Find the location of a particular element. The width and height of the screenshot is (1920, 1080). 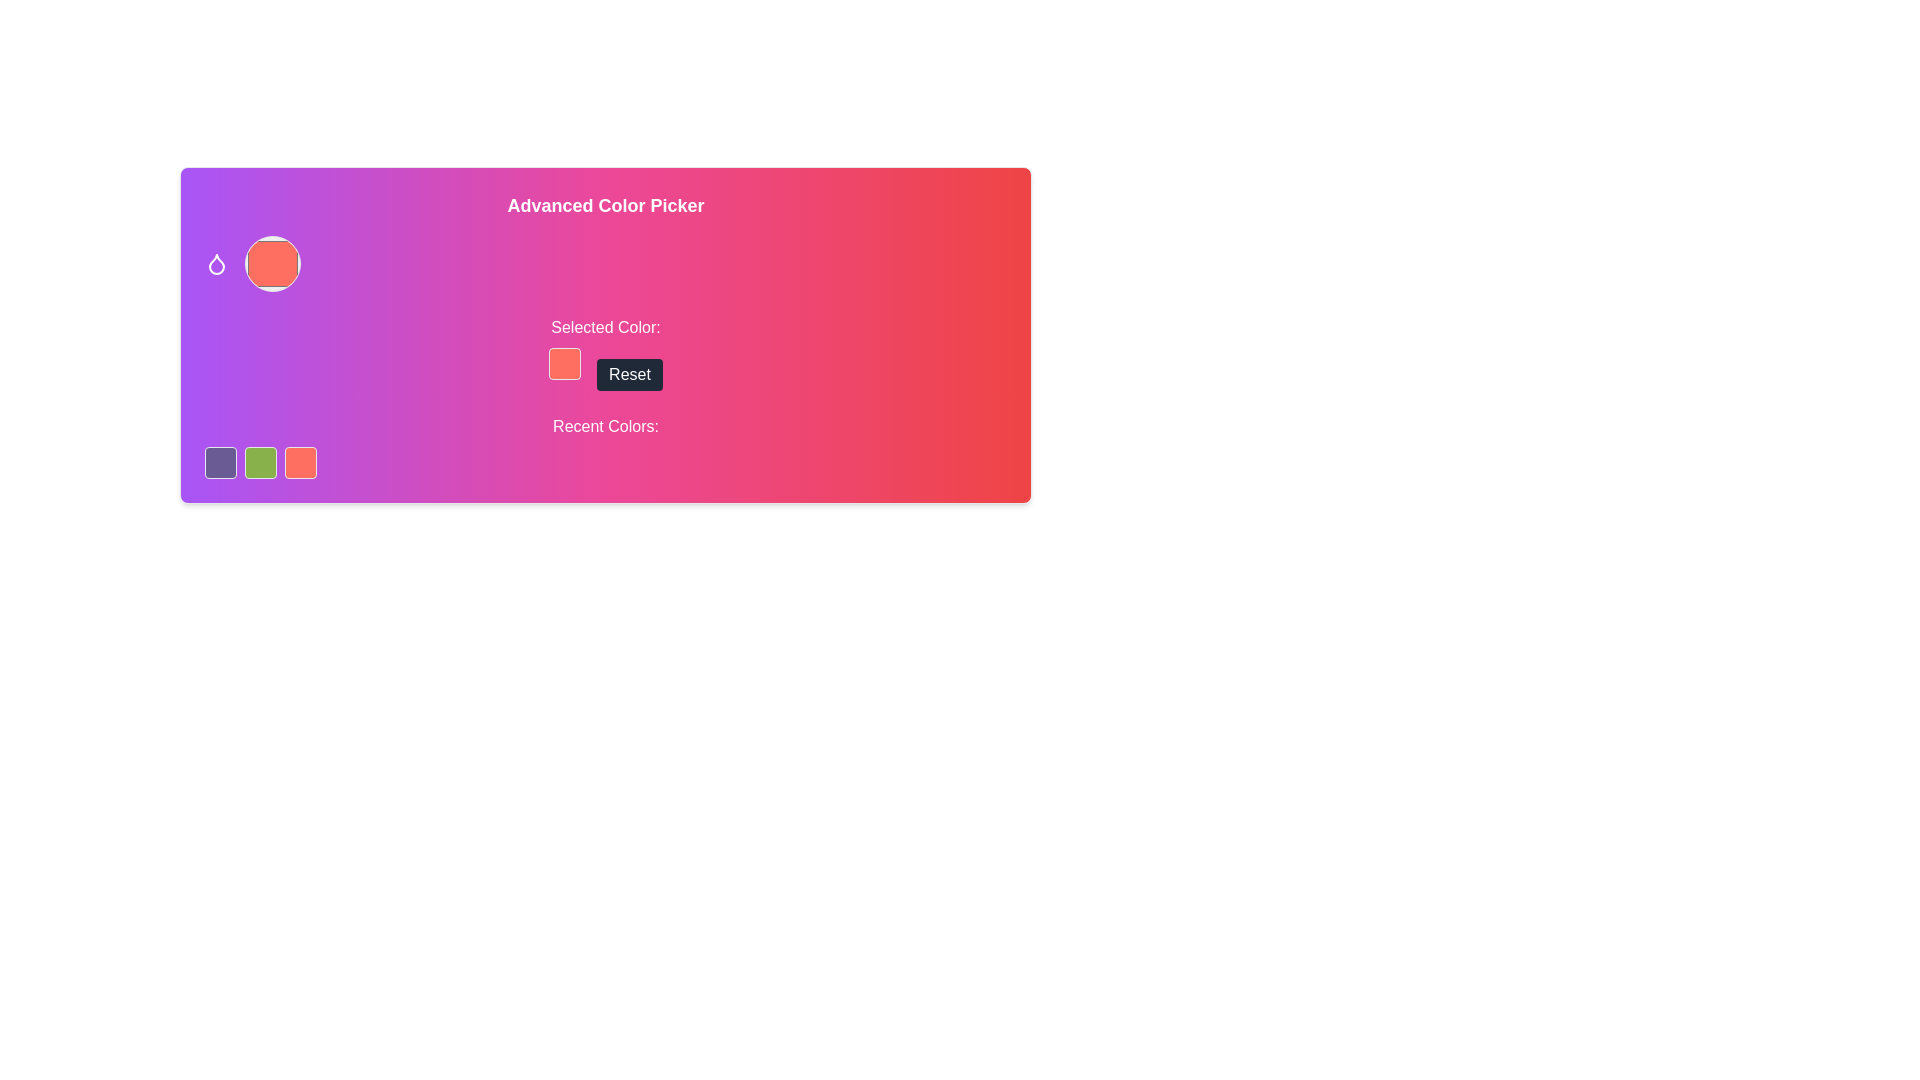

the reset button located to the right of the color preview box with a coral background to reset the currently selected color to its default state is located at coordinates (628, 374).